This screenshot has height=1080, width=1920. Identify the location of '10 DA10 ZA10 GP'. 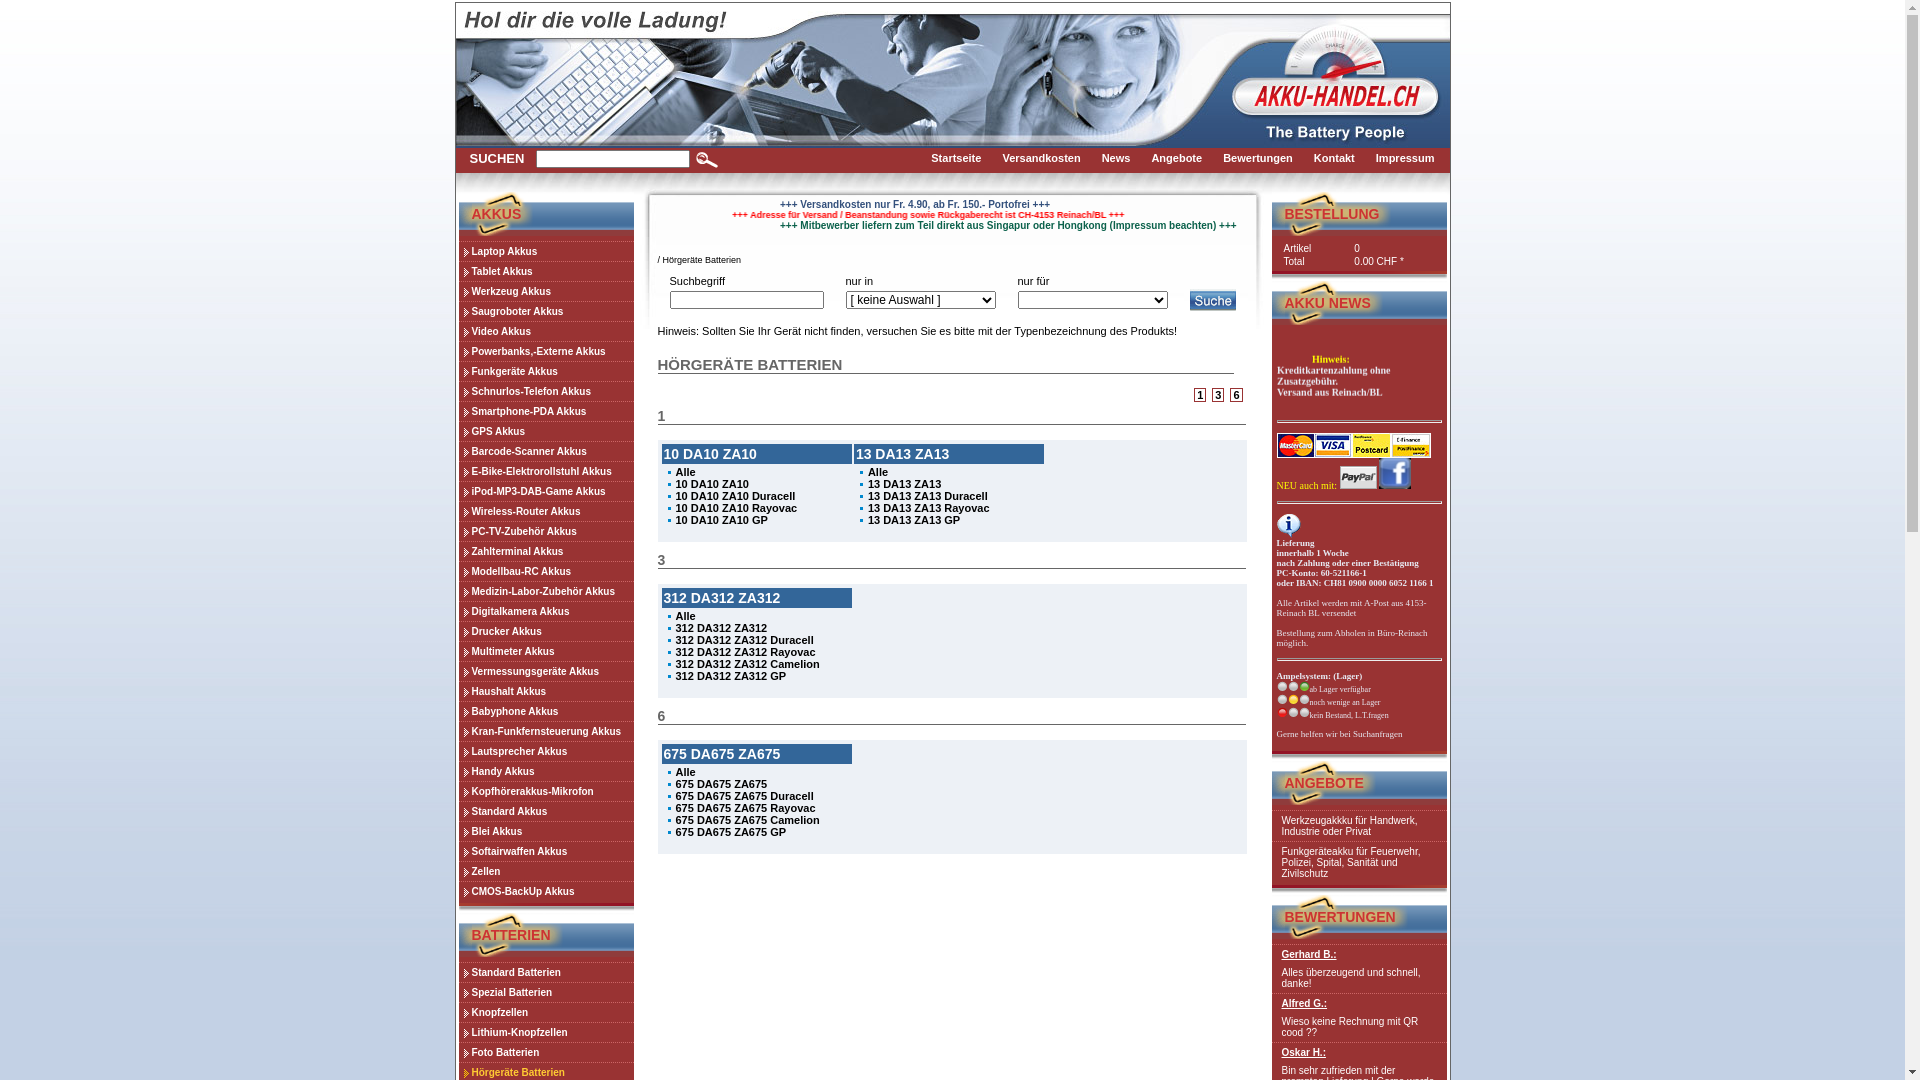
(720, 519).